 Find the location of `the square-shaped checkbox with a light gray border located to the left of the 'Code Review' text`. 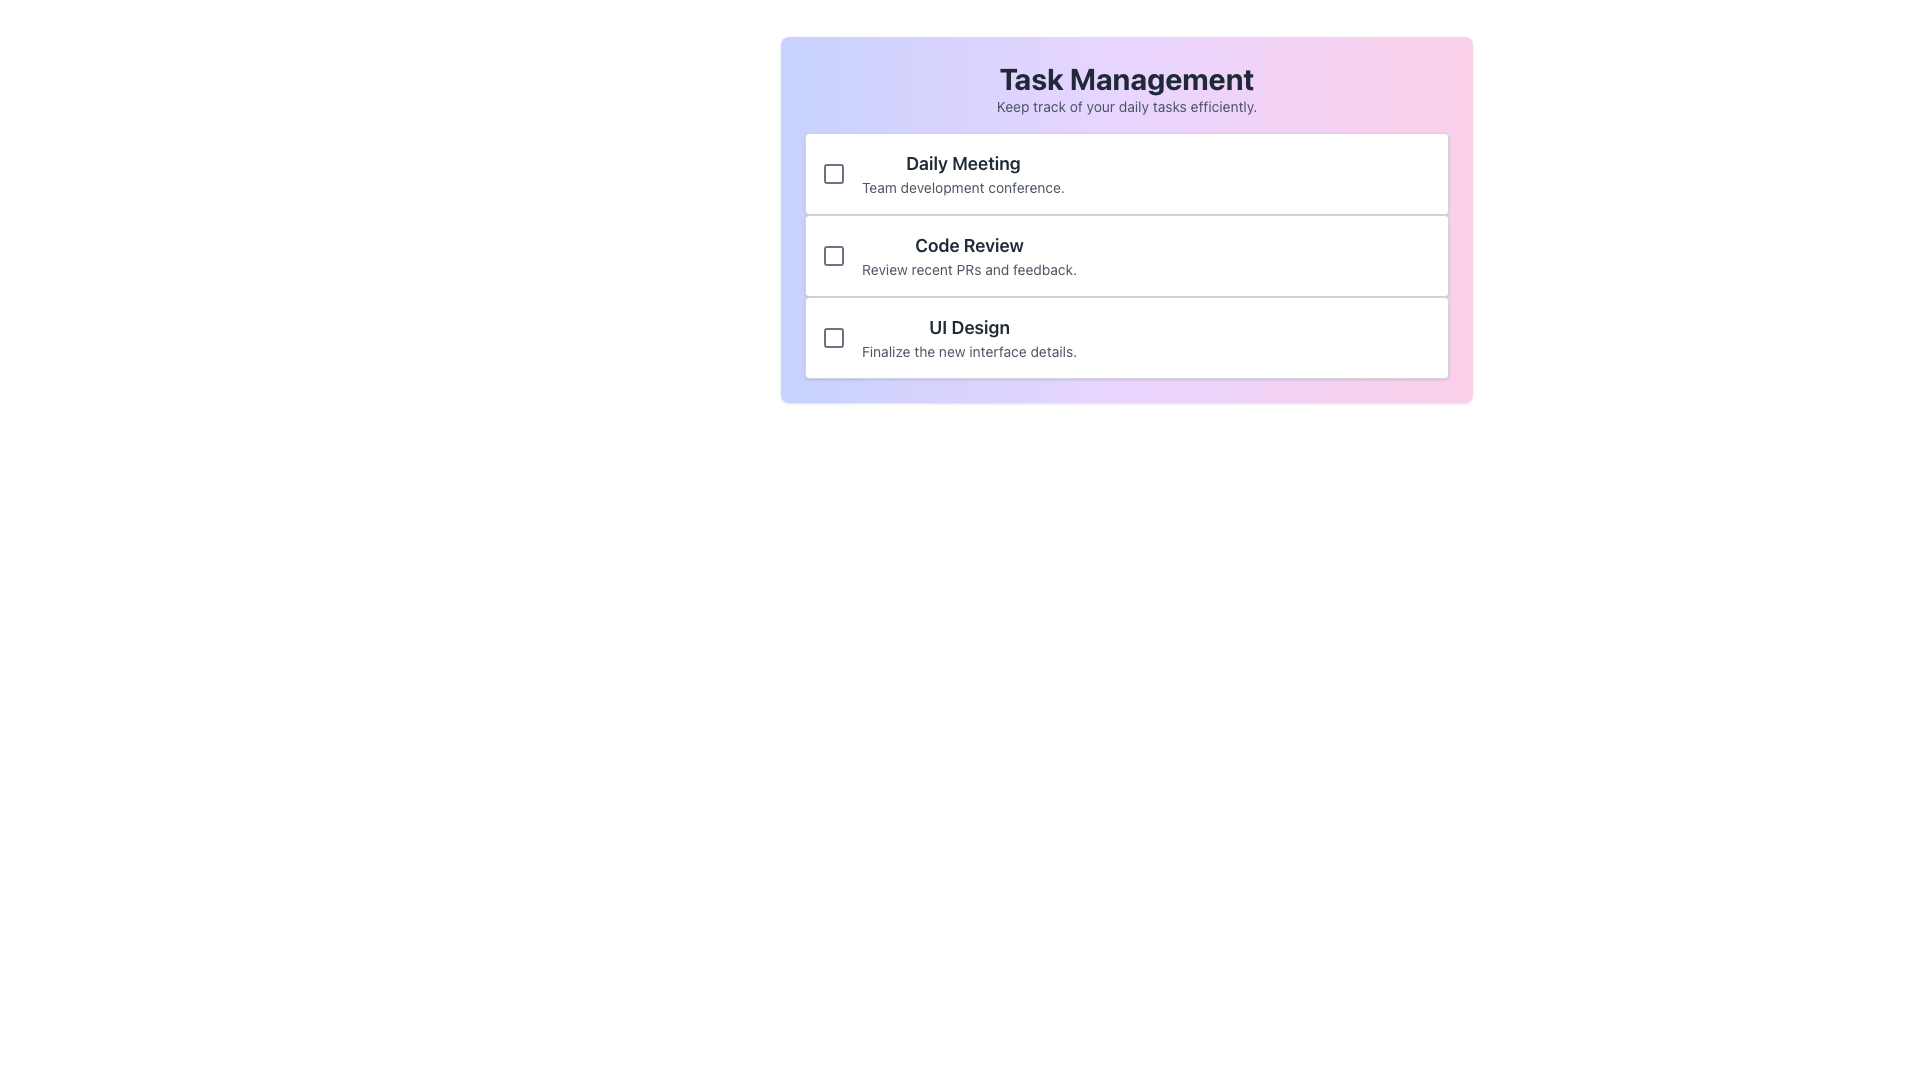

the square-shaped checkbox with a light gray border located to the left of the 'Code Review' text is located at coordinates (834, 254).